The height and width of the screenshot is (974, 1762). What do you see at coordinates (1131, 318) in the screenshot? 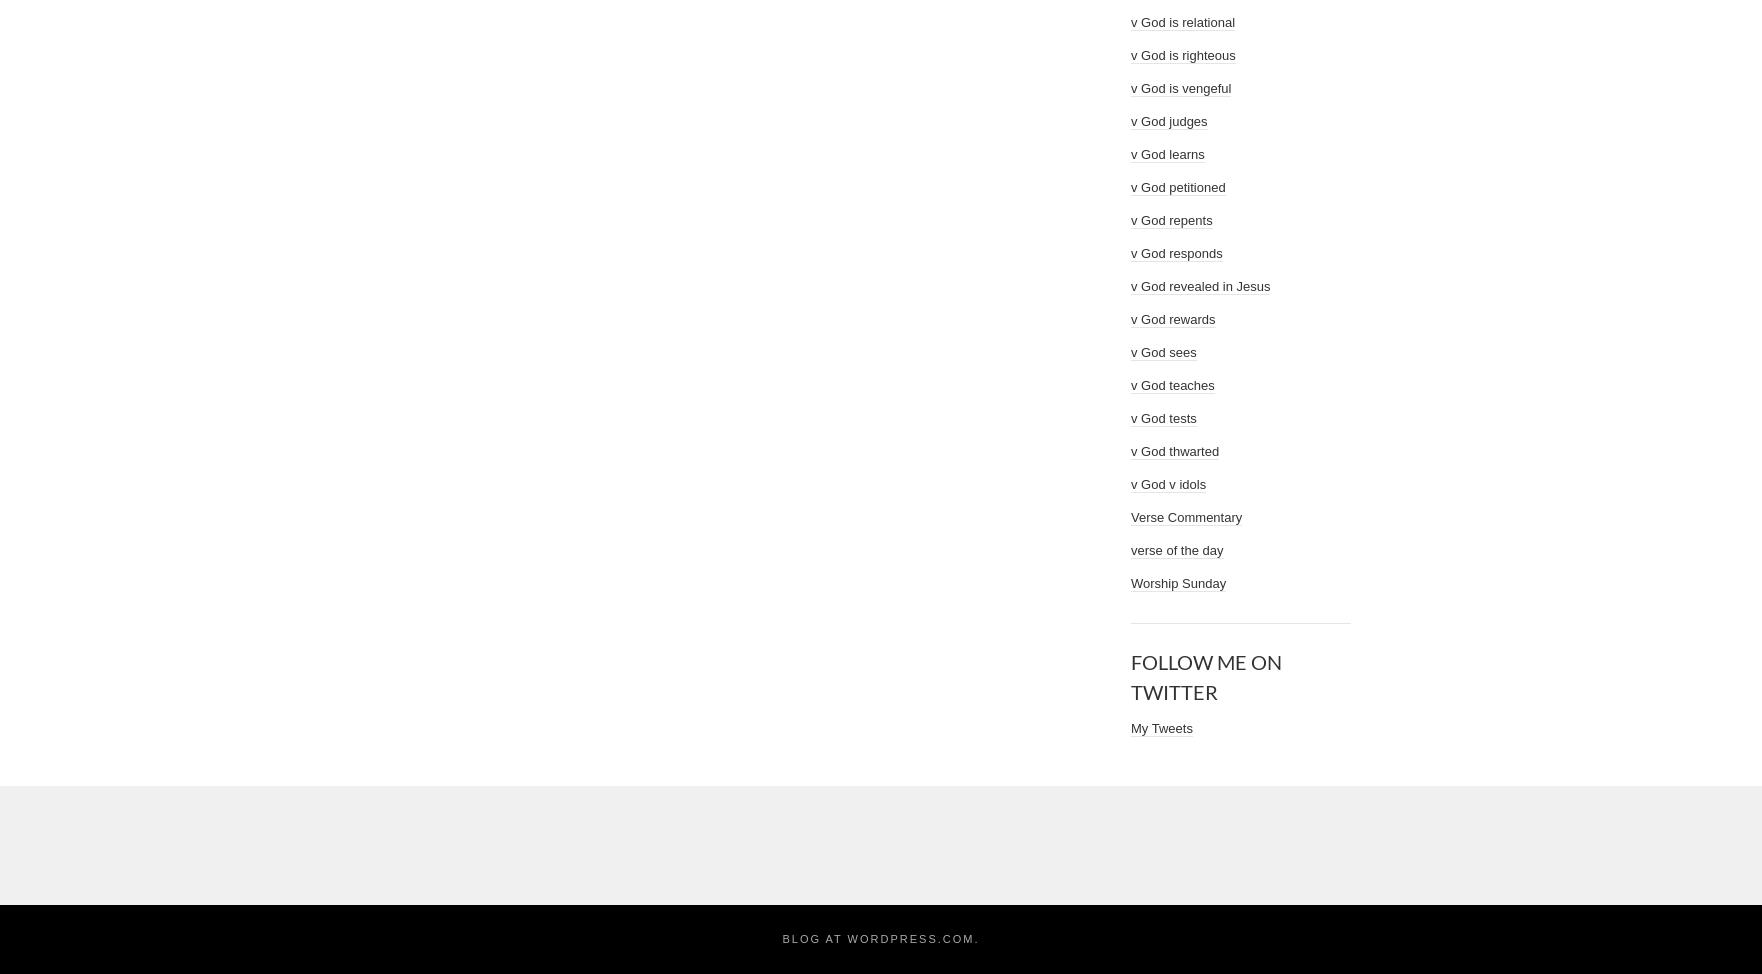
I see `'v God rewards'` at bounding box center [1131, 318].